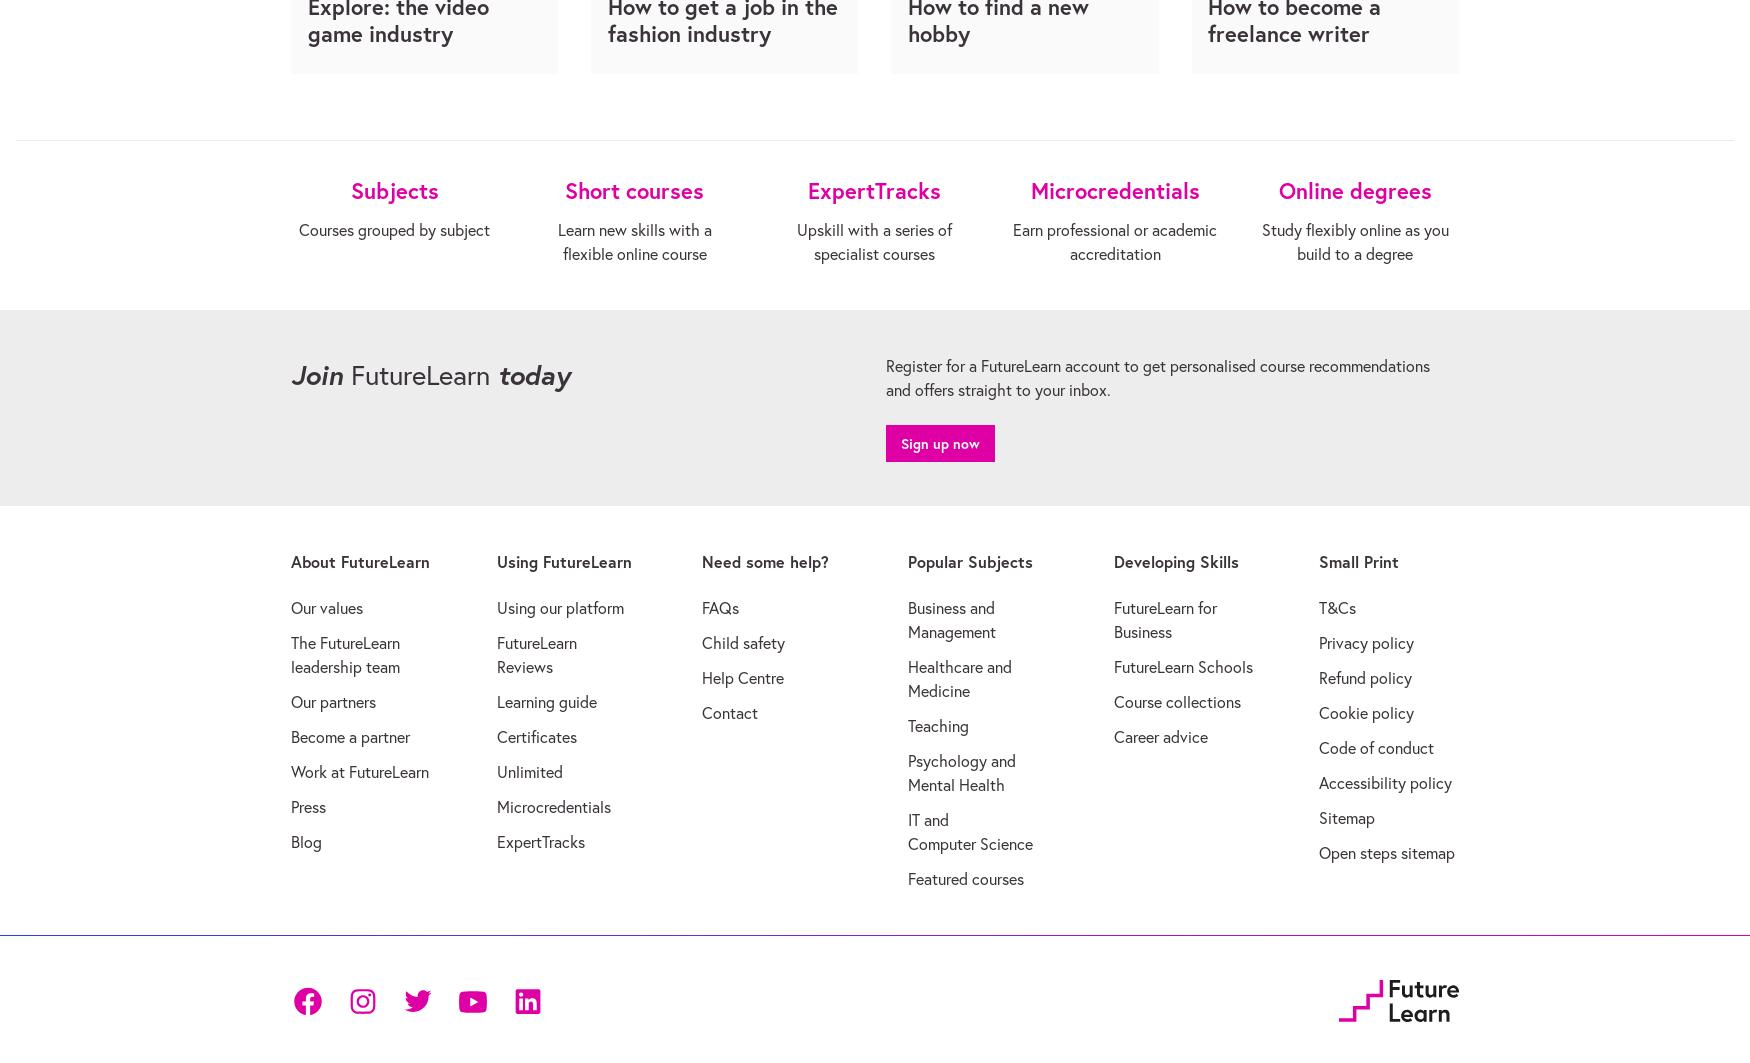 This screenshot has width=1750, height=1063. What do you see at coordinates (535, 653) in the screenshot?
I see `'FutureLearn Reviews'` at bounding box center [535, 653].